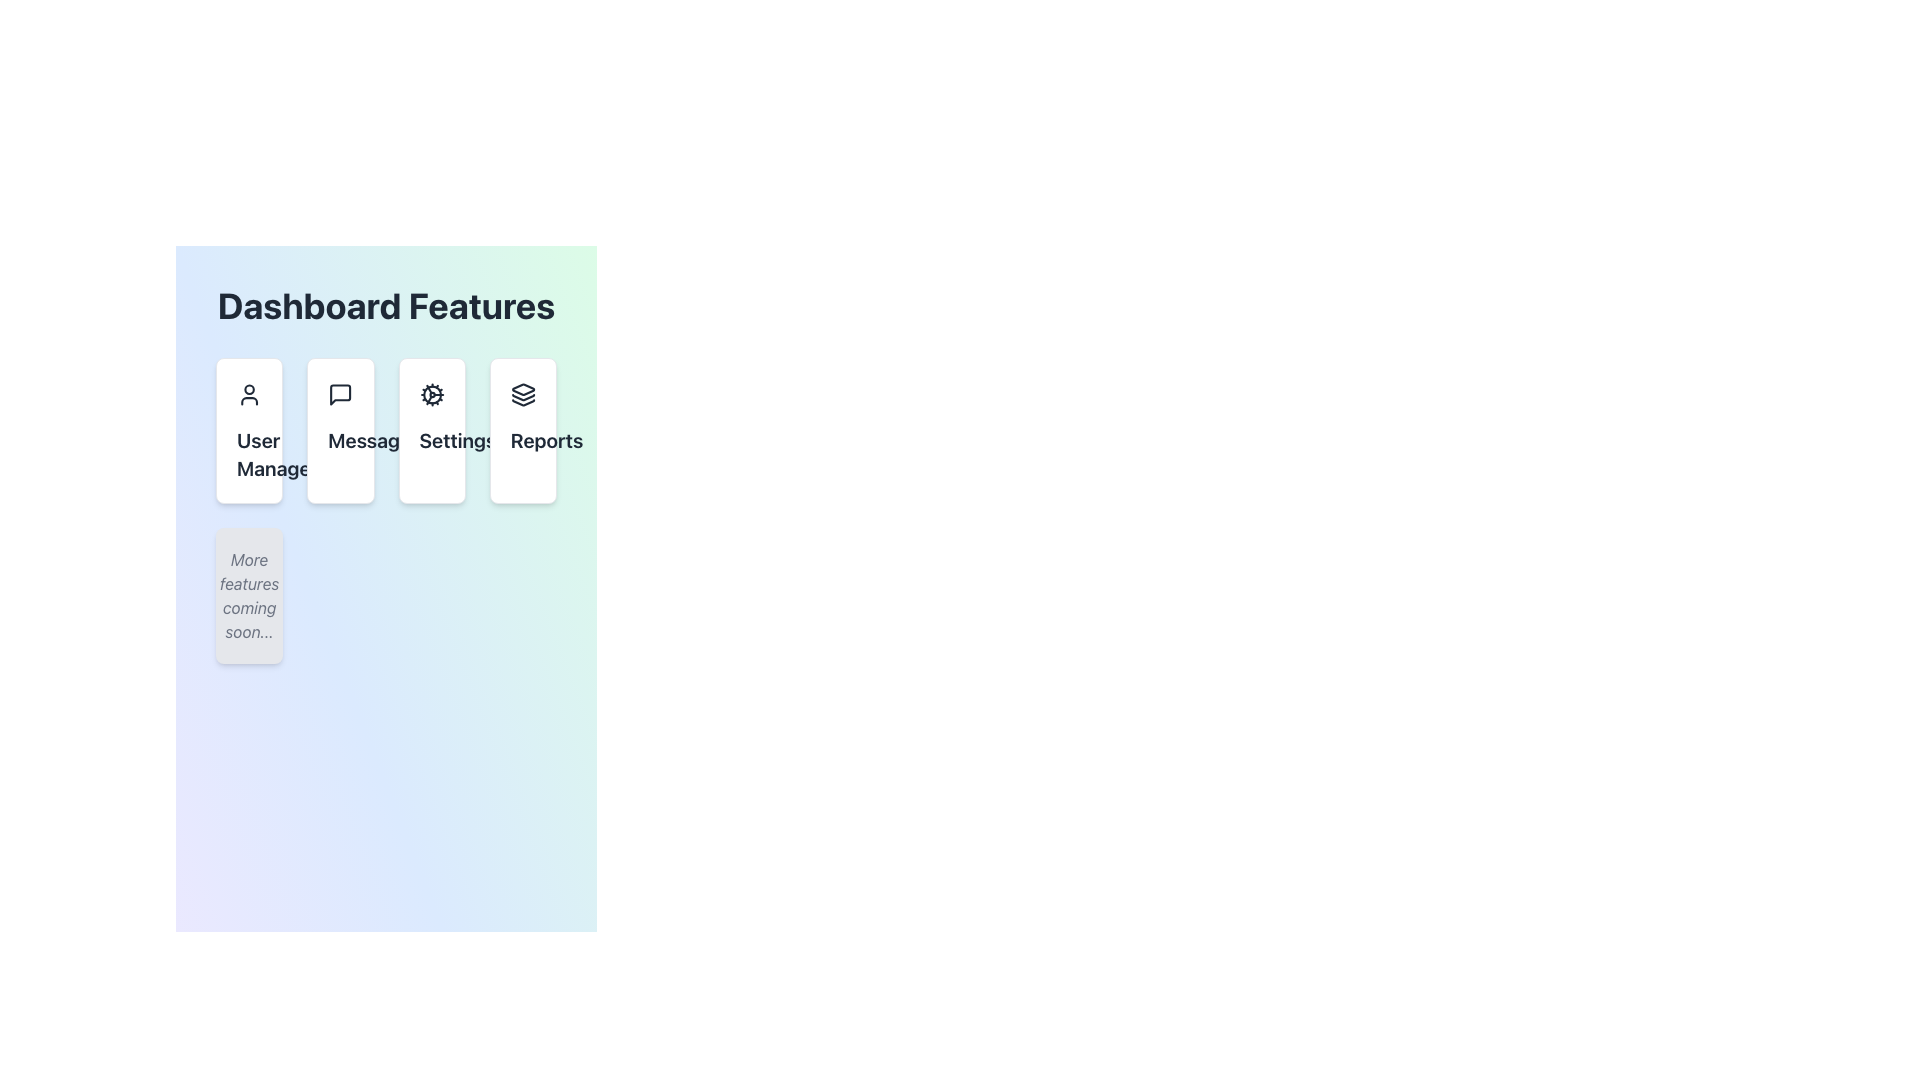 This screenshot has width=1920, height=1080. I want to click on the cogwheel icon, which is part of the 'Settings' card in the Dashboard Features section, positioned as the third card from the left, so click(431, 394).